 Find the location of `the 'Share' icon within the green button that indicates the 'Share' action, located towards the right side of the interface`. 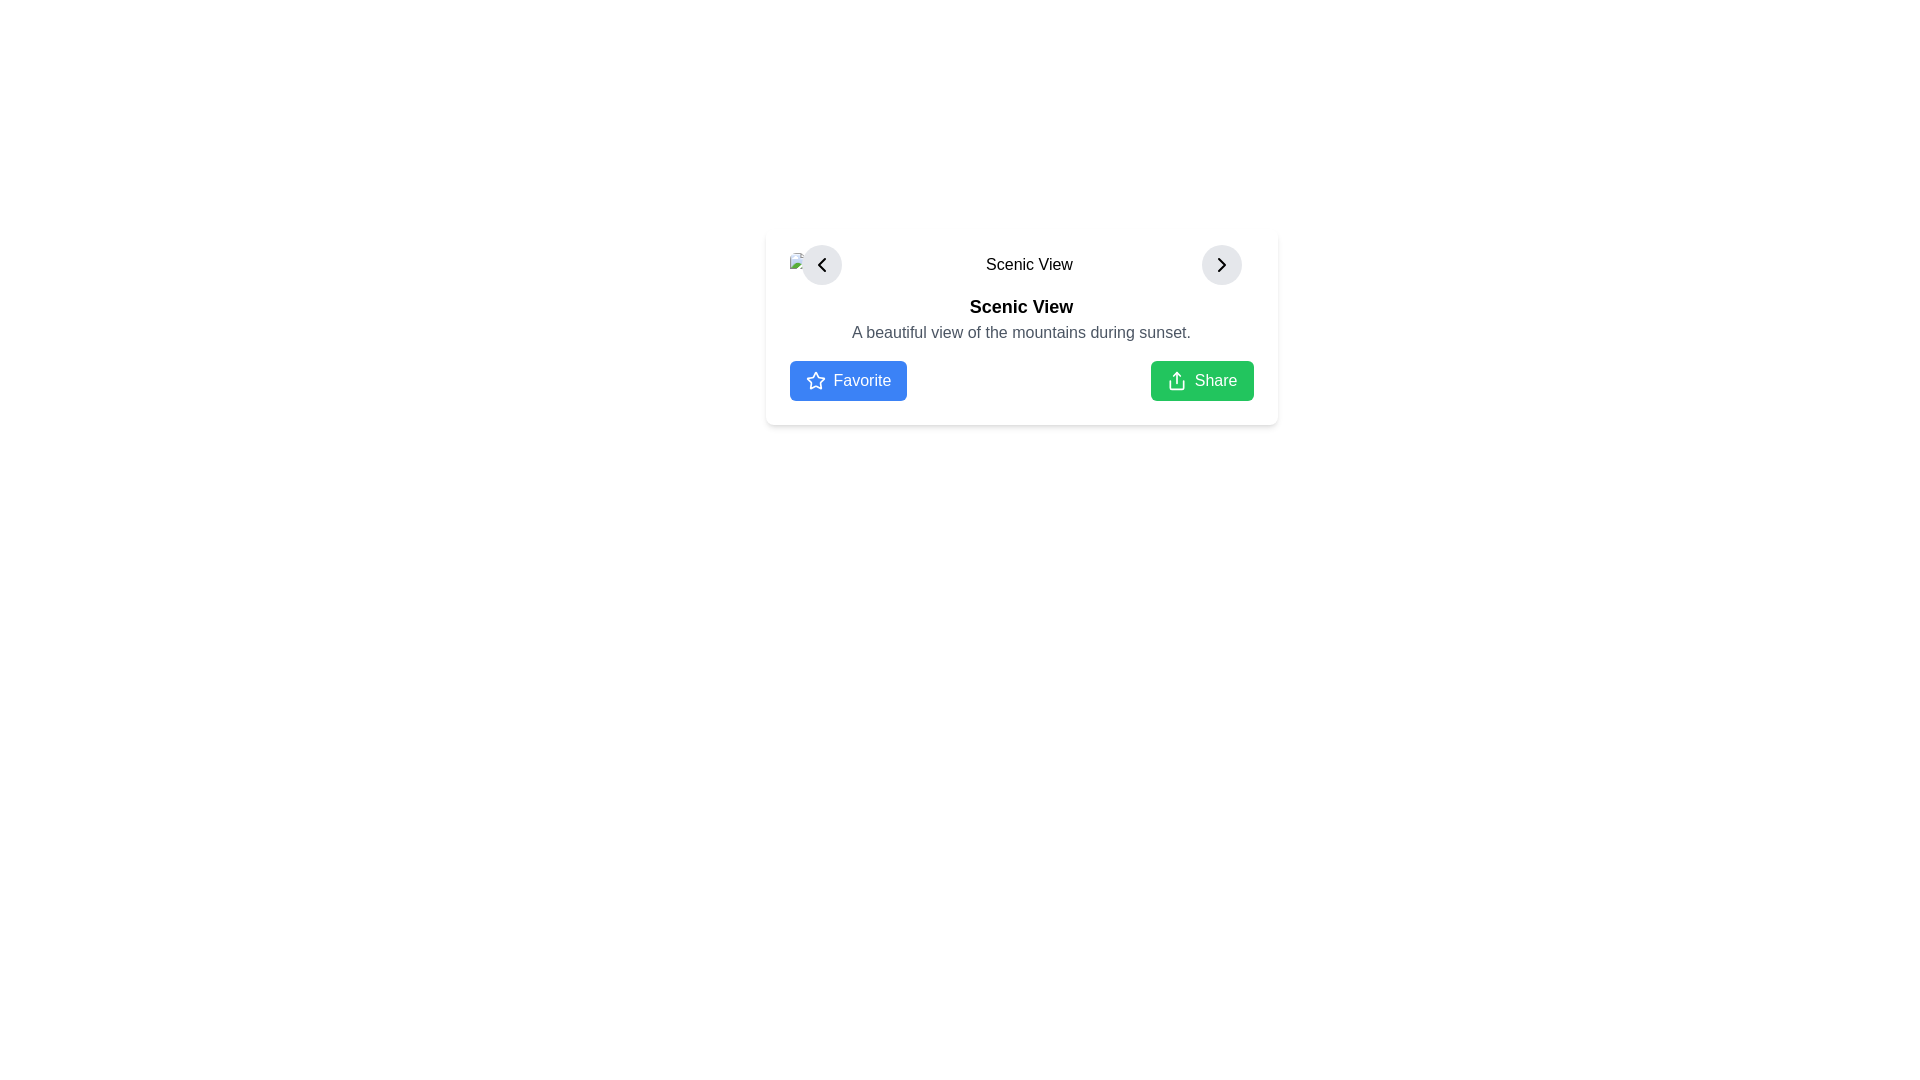

the 'Share' icon within the green button that indicates the 'Share' action, located towards the right side of the interface is located at coordinates (1176, 381).